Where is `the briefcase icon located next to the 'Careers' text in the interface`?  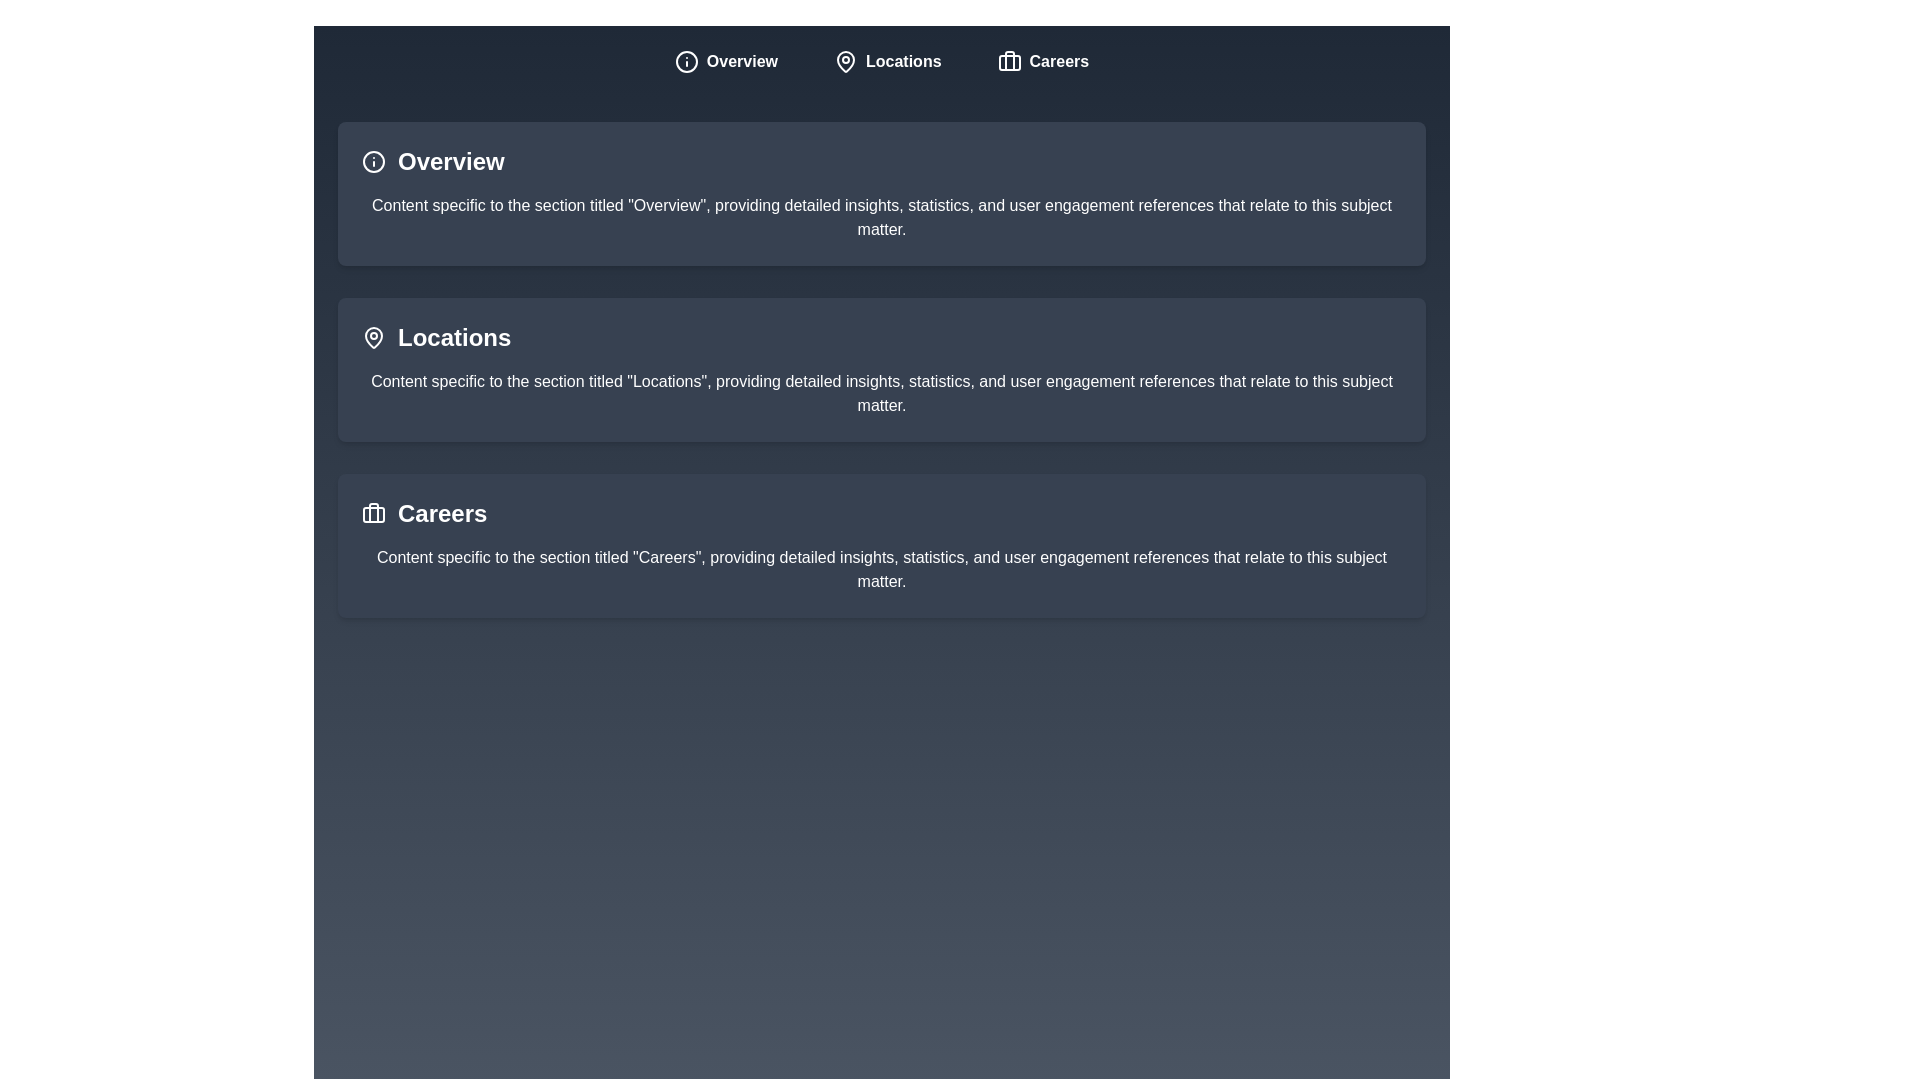 the briefcase icon located next to the 'Careers' text in the interface is located at coordinates (374, 512).